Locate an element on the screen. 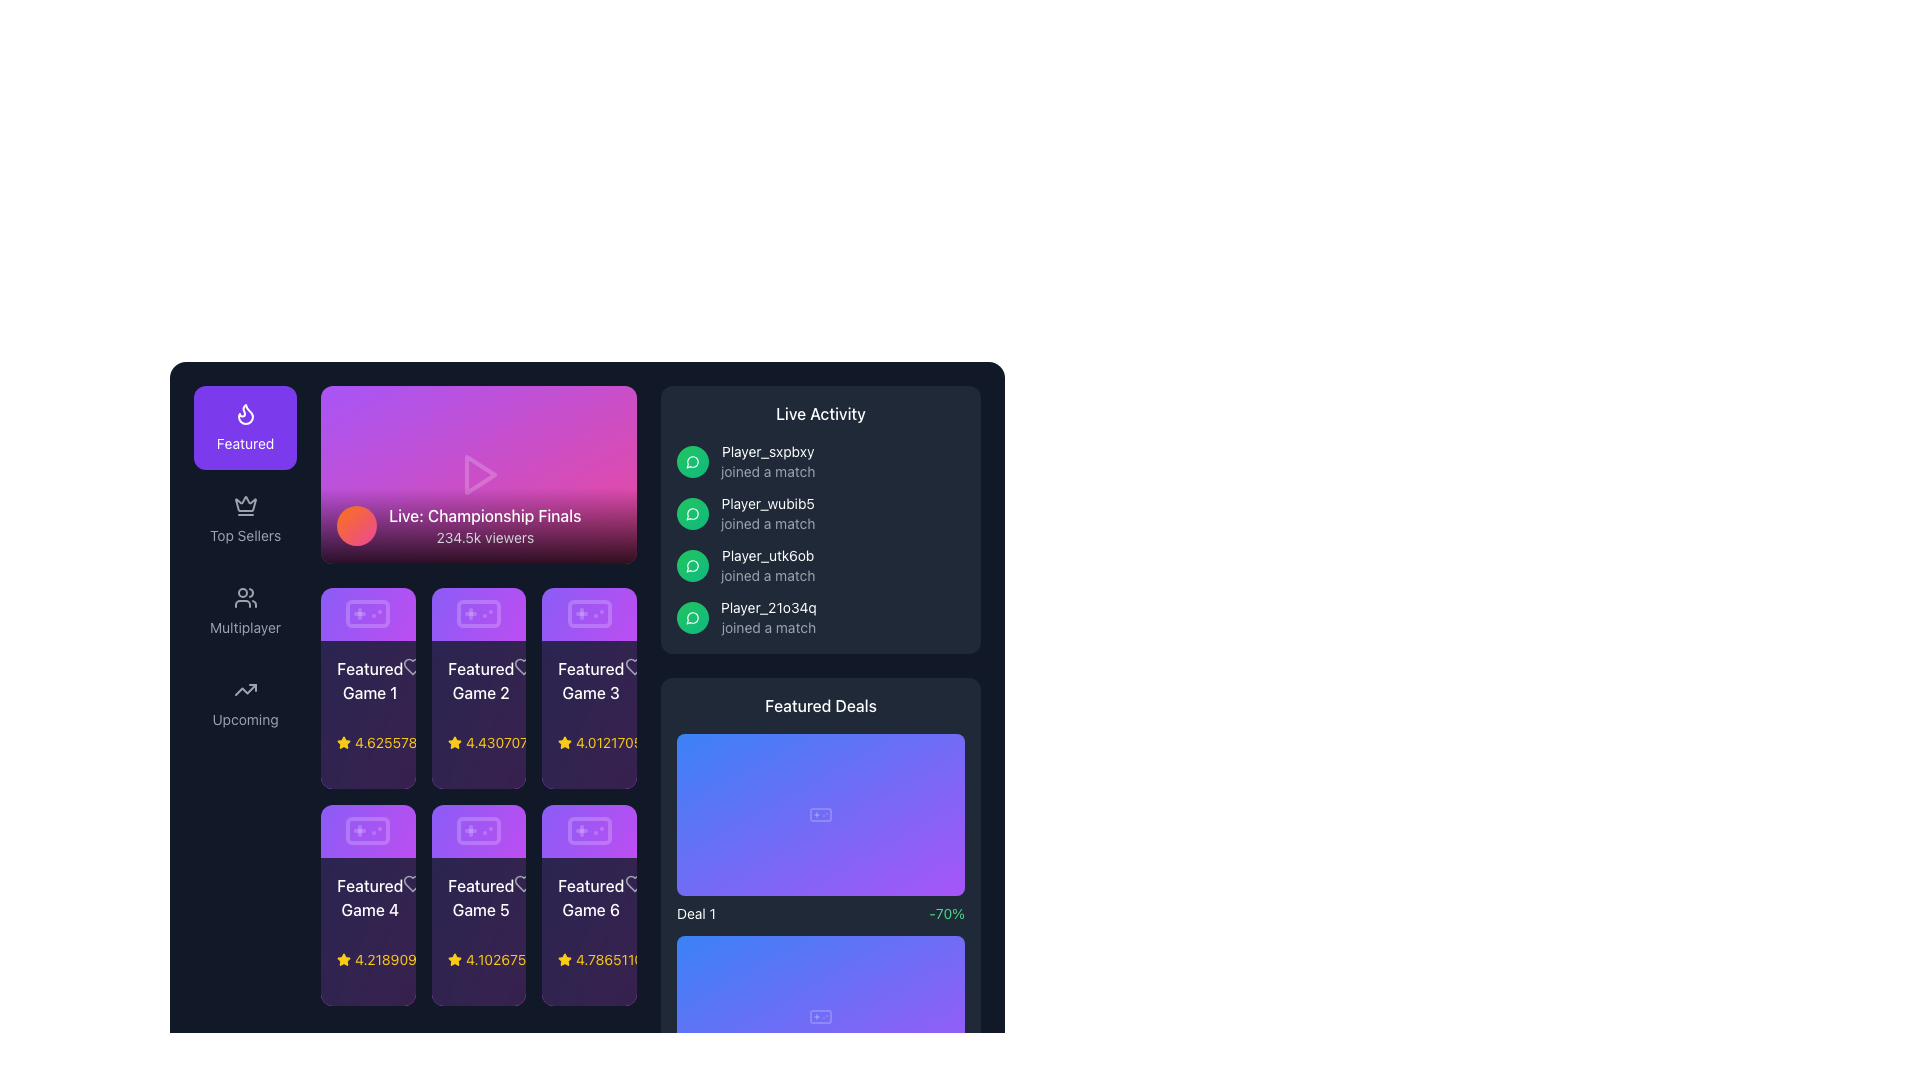 This screenshot has height=1080, width=1920. the numerical rating display for 'Featured Game 6', which is the sixth element in a 3x2 grid of ratings located in the left section of the interface is located at coordinates (633, 959).